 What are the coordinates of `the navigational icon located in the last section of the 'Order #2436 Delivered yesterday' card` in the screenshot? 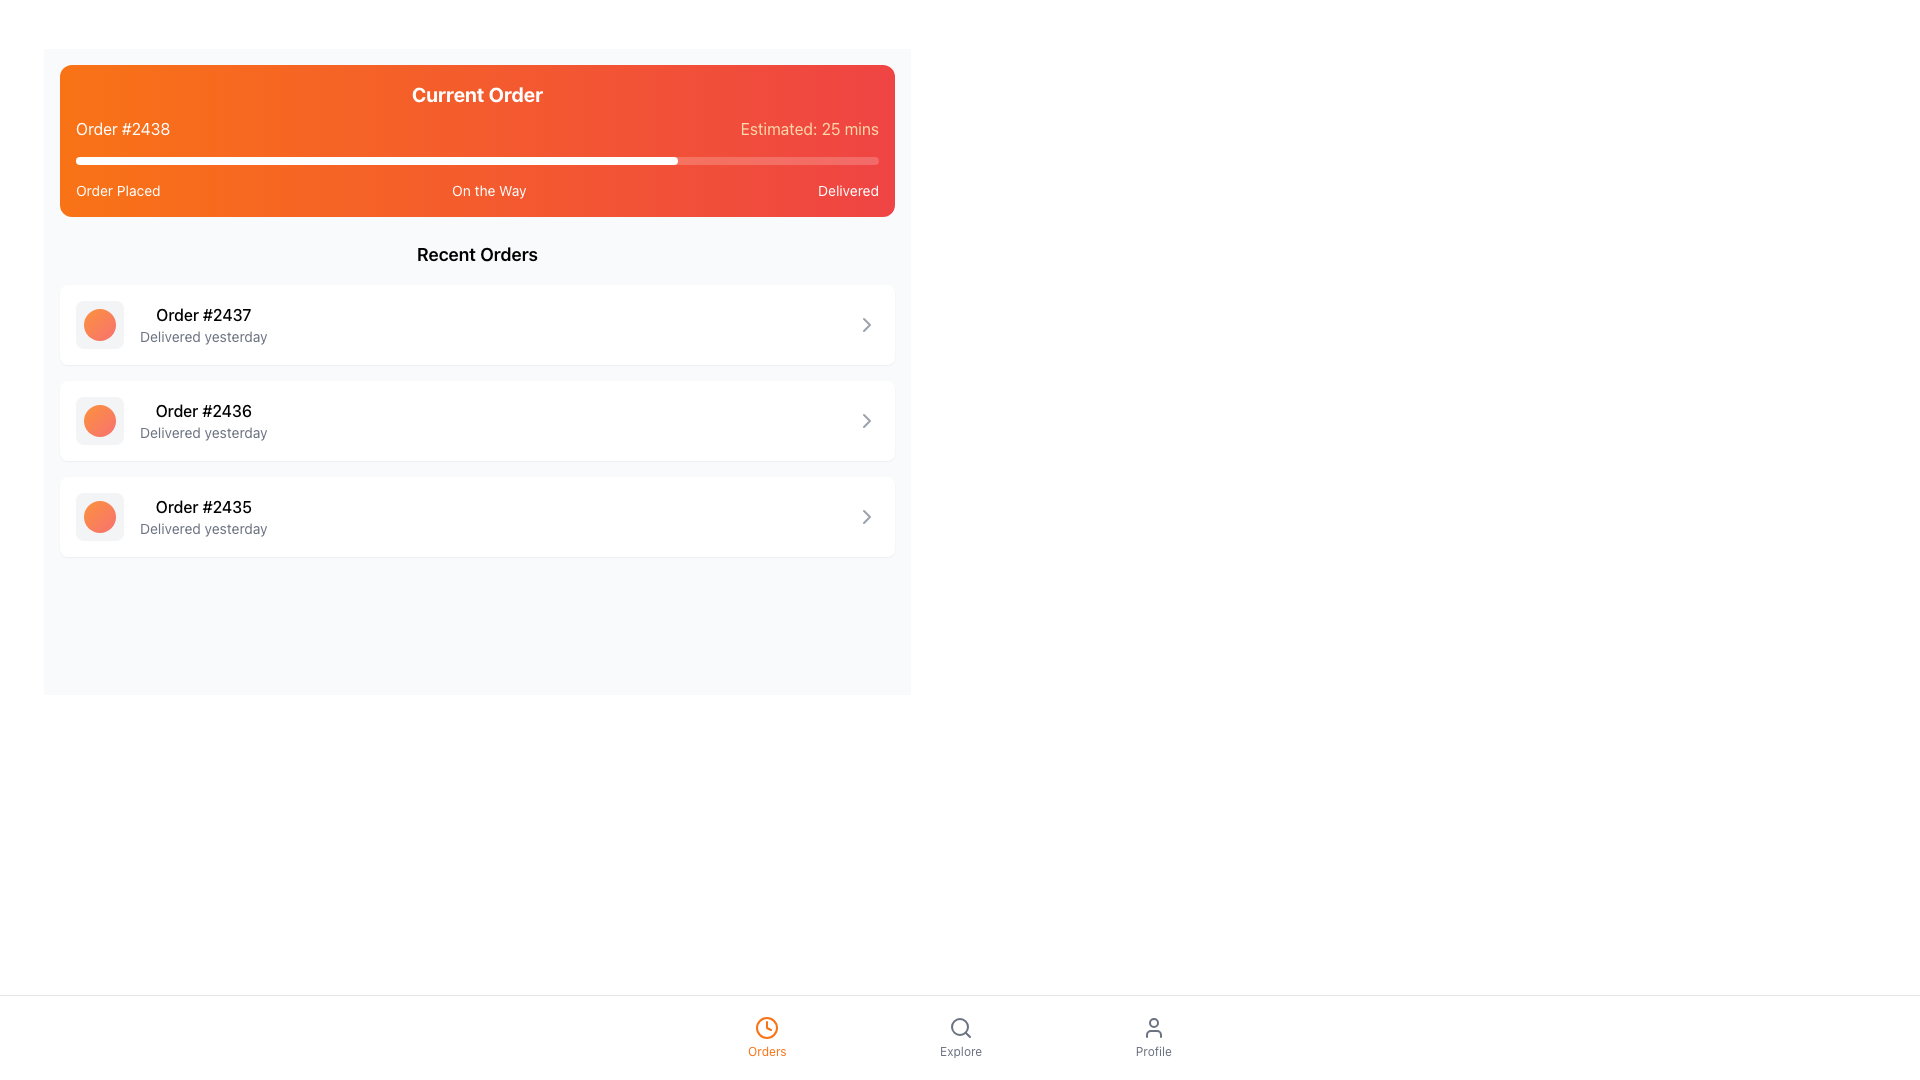 It's located at (867, 419).